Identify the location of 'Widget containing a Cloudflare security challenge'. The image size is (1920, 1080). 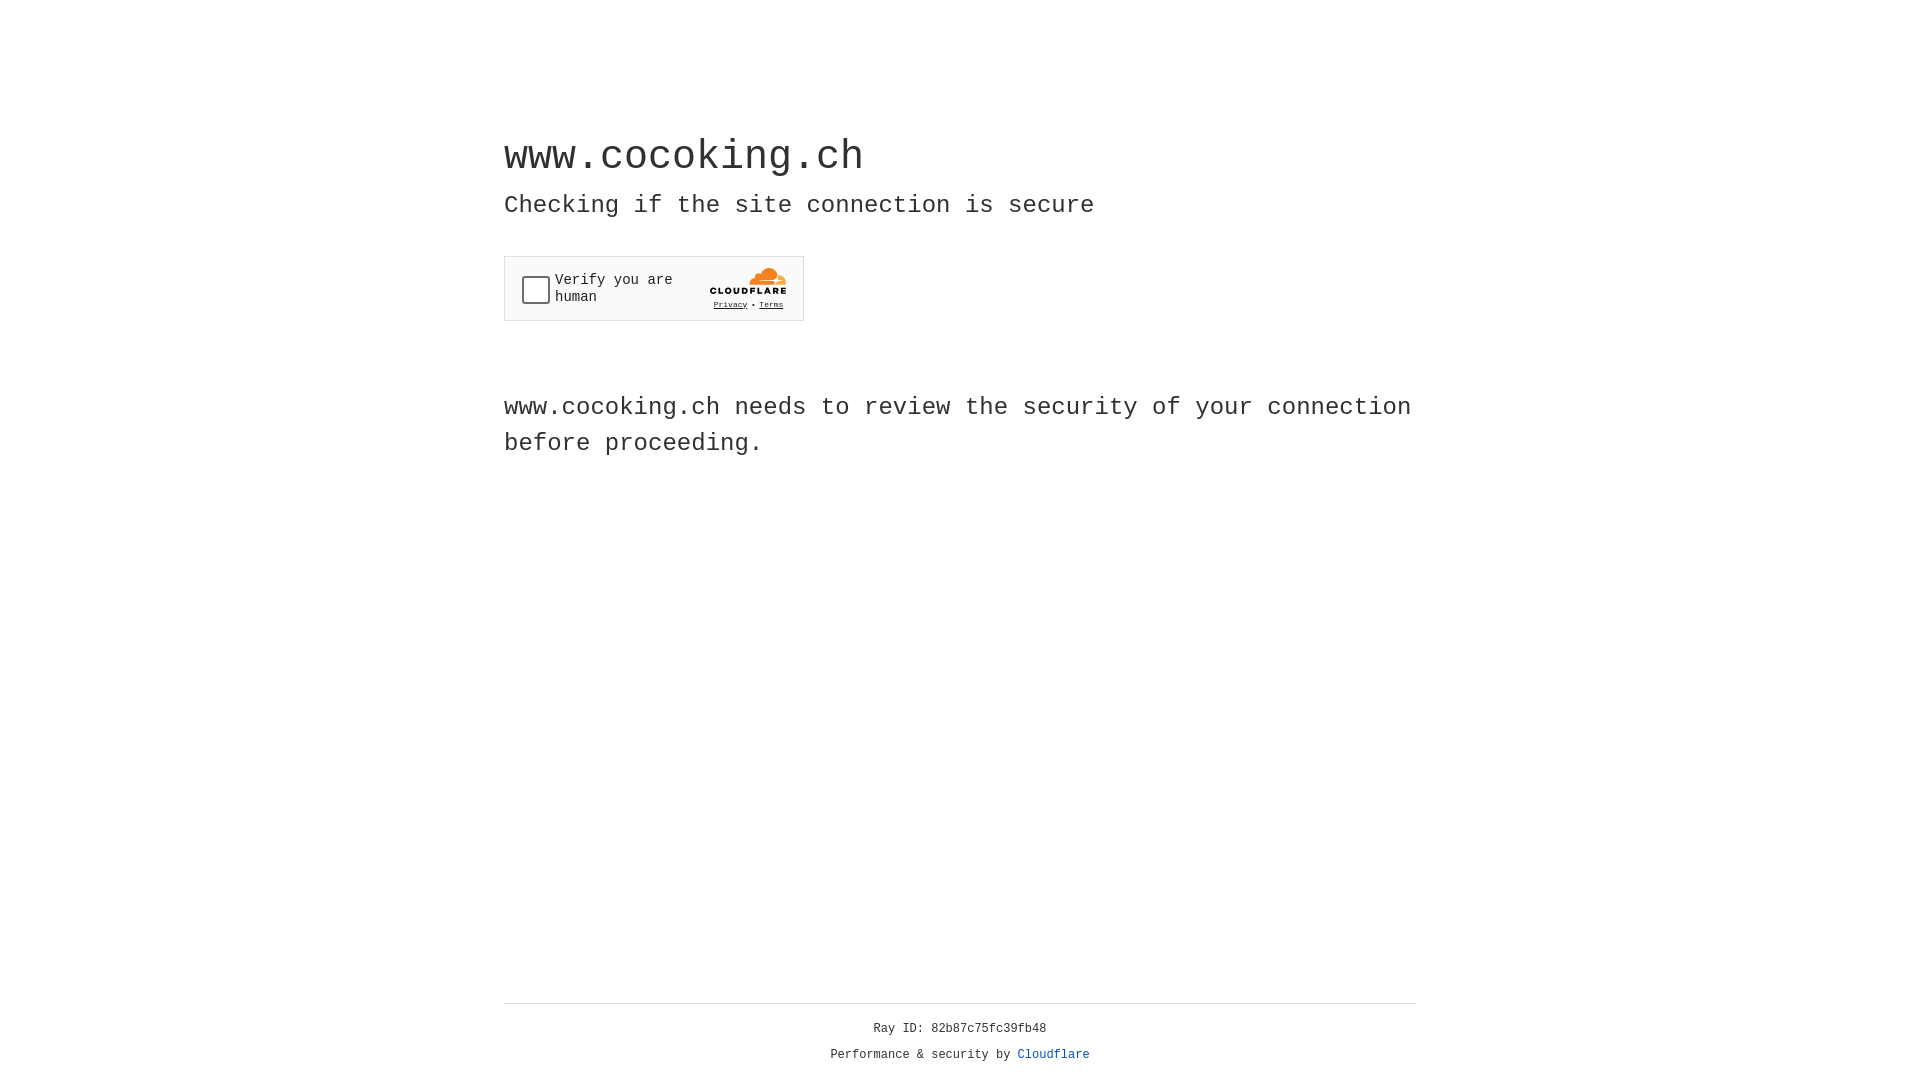
(653, 288).